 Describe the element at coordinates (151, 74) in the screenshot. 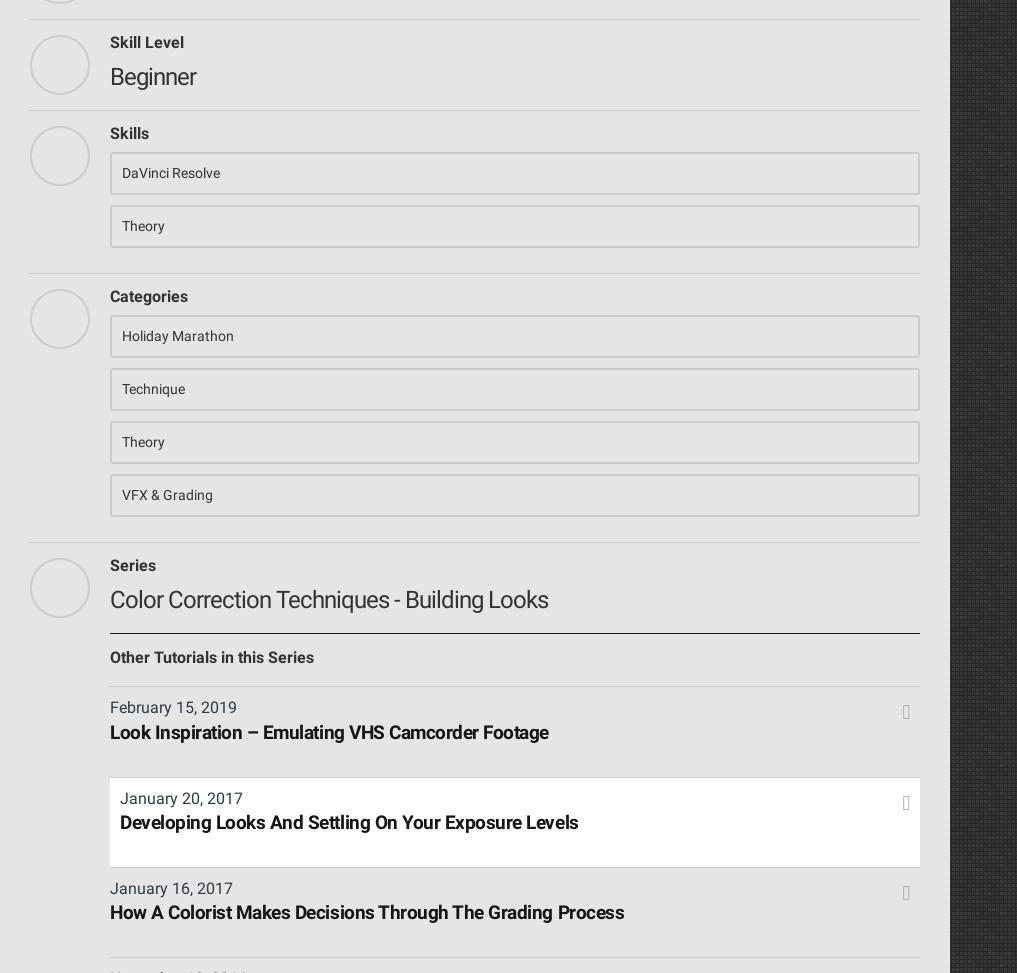

I see `'Beginner'` at that location.